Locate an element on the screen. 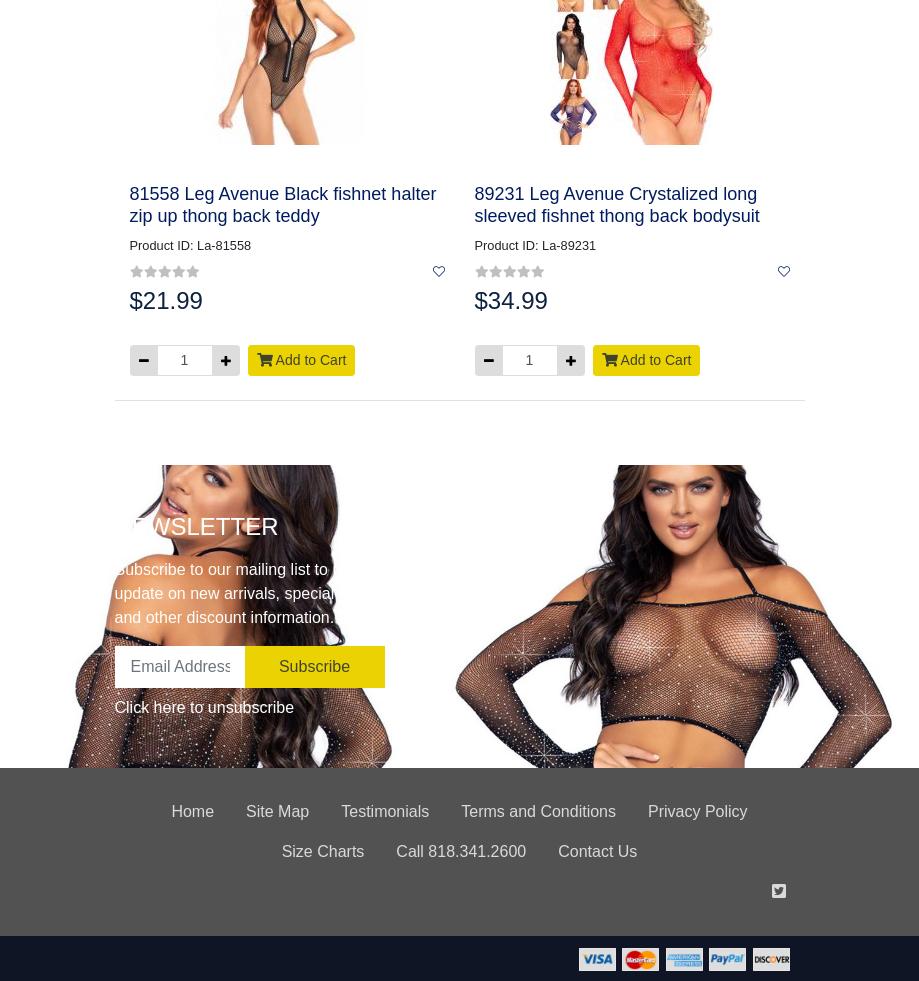  'Subscribe to our mailing list to receive update on new arrivals, special offers and other discount information.' is located at coordinates (112, 592).